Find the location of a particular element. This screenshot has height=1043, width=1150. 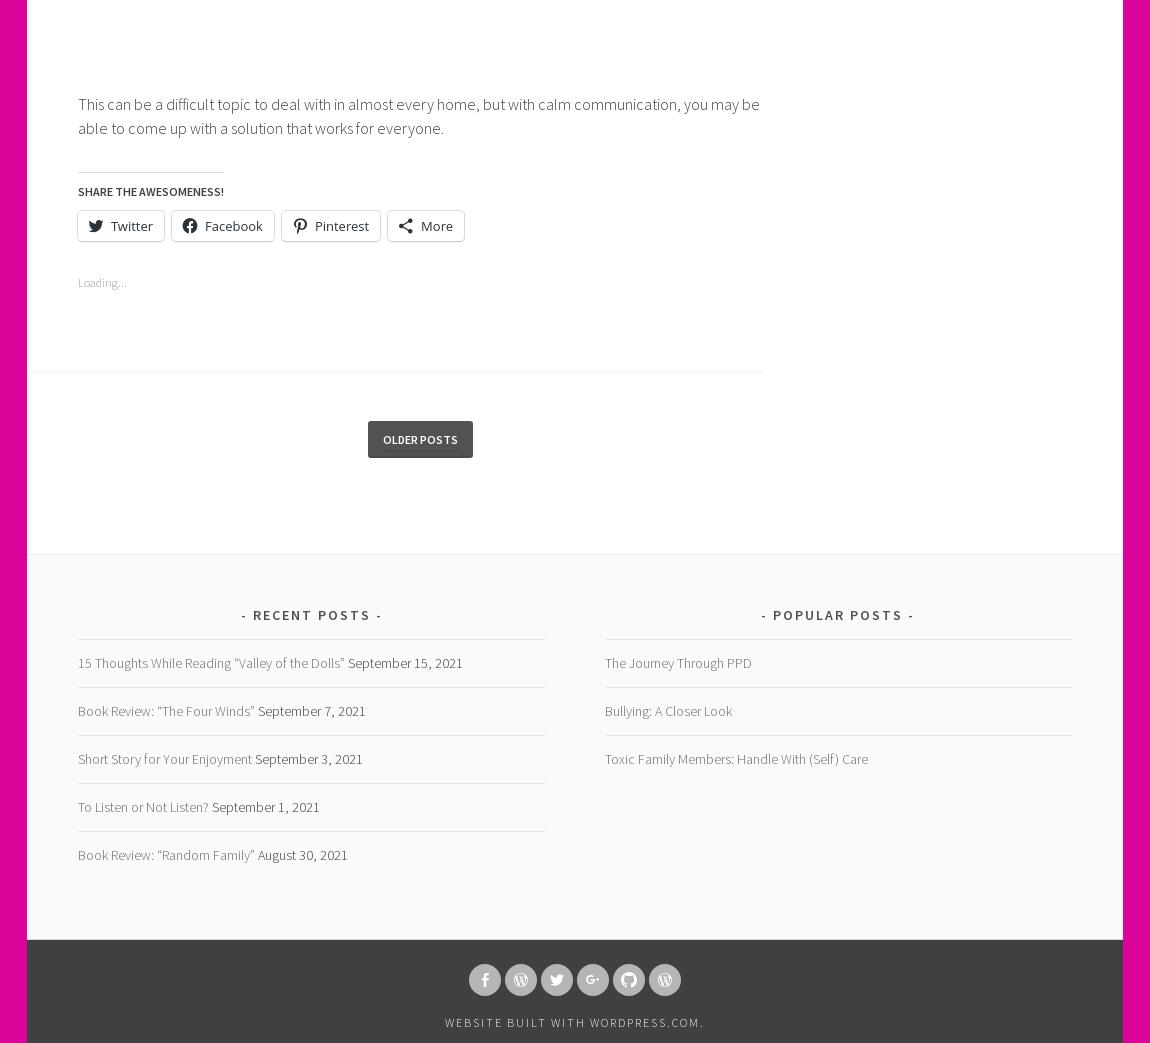

'The Journey Through PPD' is located at coordinates (676, 662).